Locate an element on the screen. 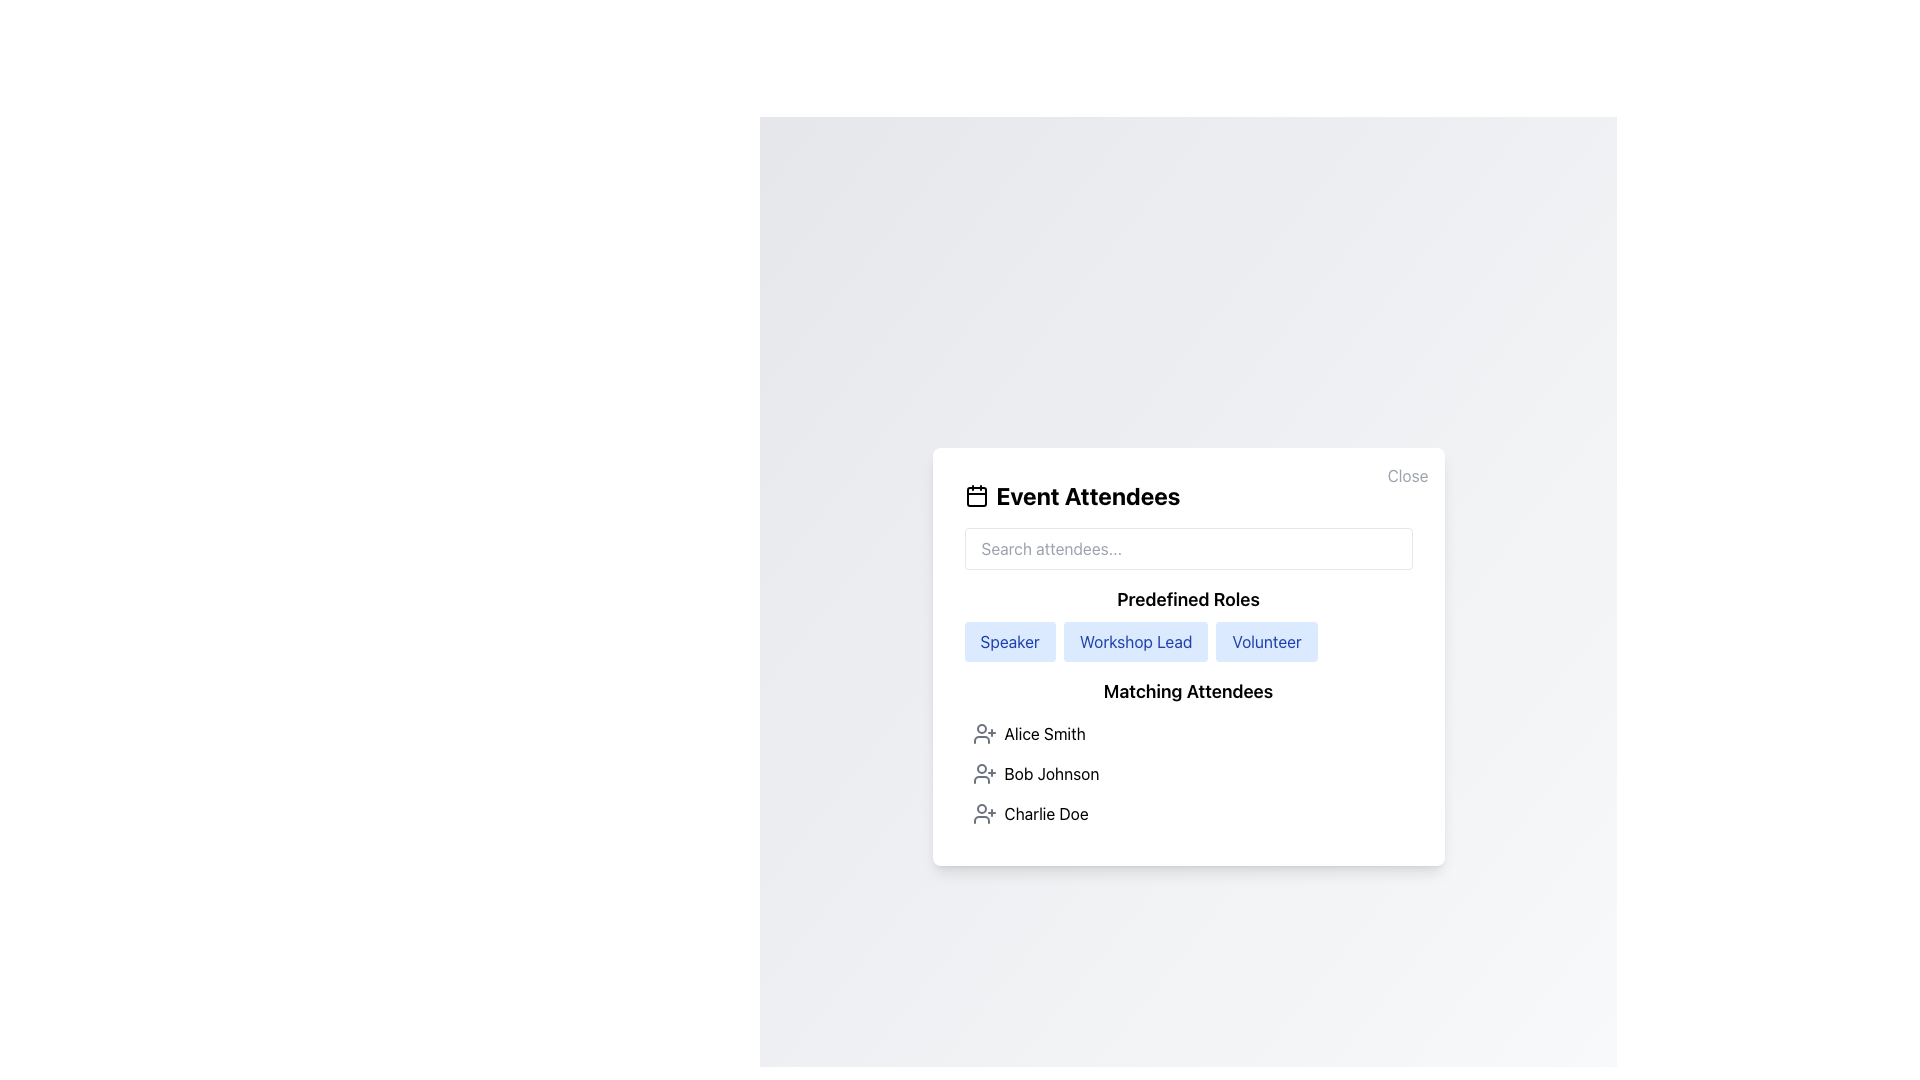 This screenshot has height=1080, width=1920. the 'Volunteer' button, which is the third button in the 'Predefined Roles' section is located at coordinates (1266, 641).